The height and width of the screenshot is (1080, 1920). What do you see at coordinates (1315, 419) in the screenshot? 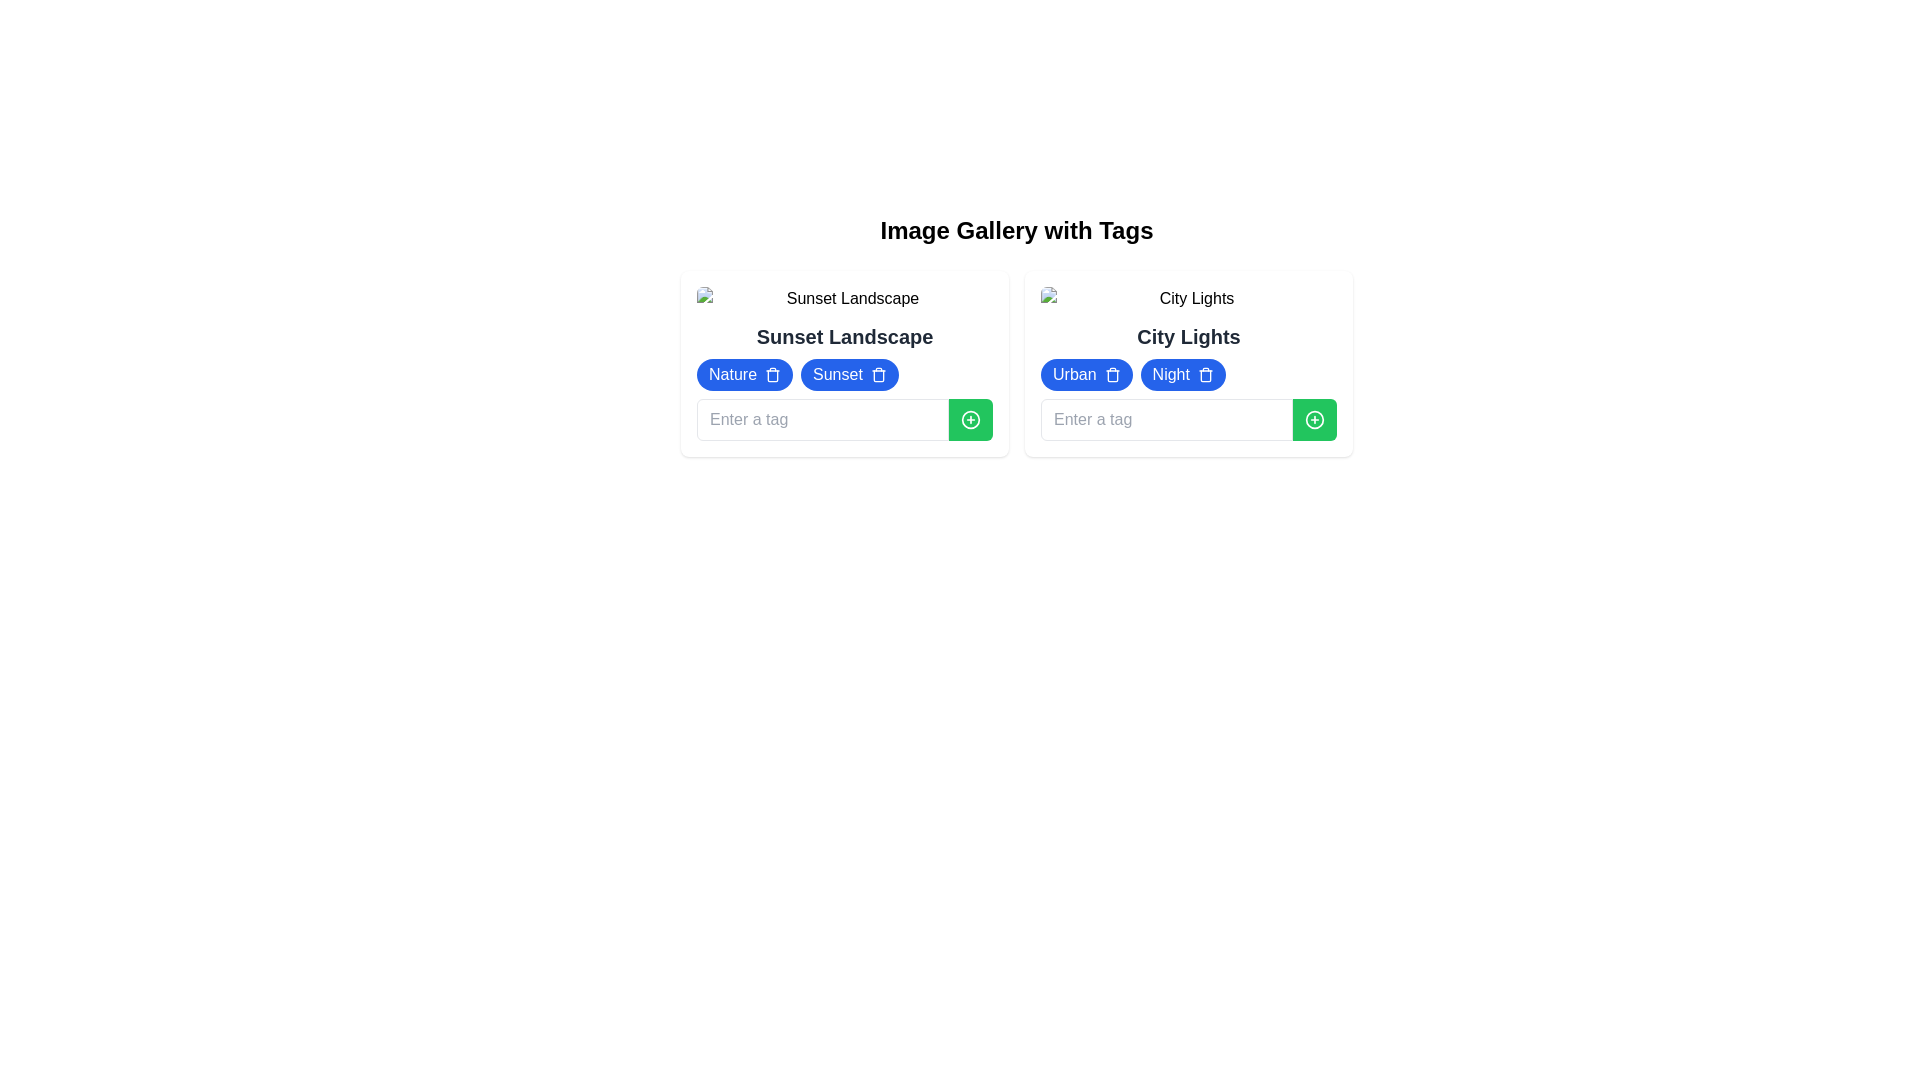
I see `the green circle-shaped icon with a '+' symbol in its center, located on the right side of the text input field under the 'City Lights' section` at bounding box center [1315, 419].